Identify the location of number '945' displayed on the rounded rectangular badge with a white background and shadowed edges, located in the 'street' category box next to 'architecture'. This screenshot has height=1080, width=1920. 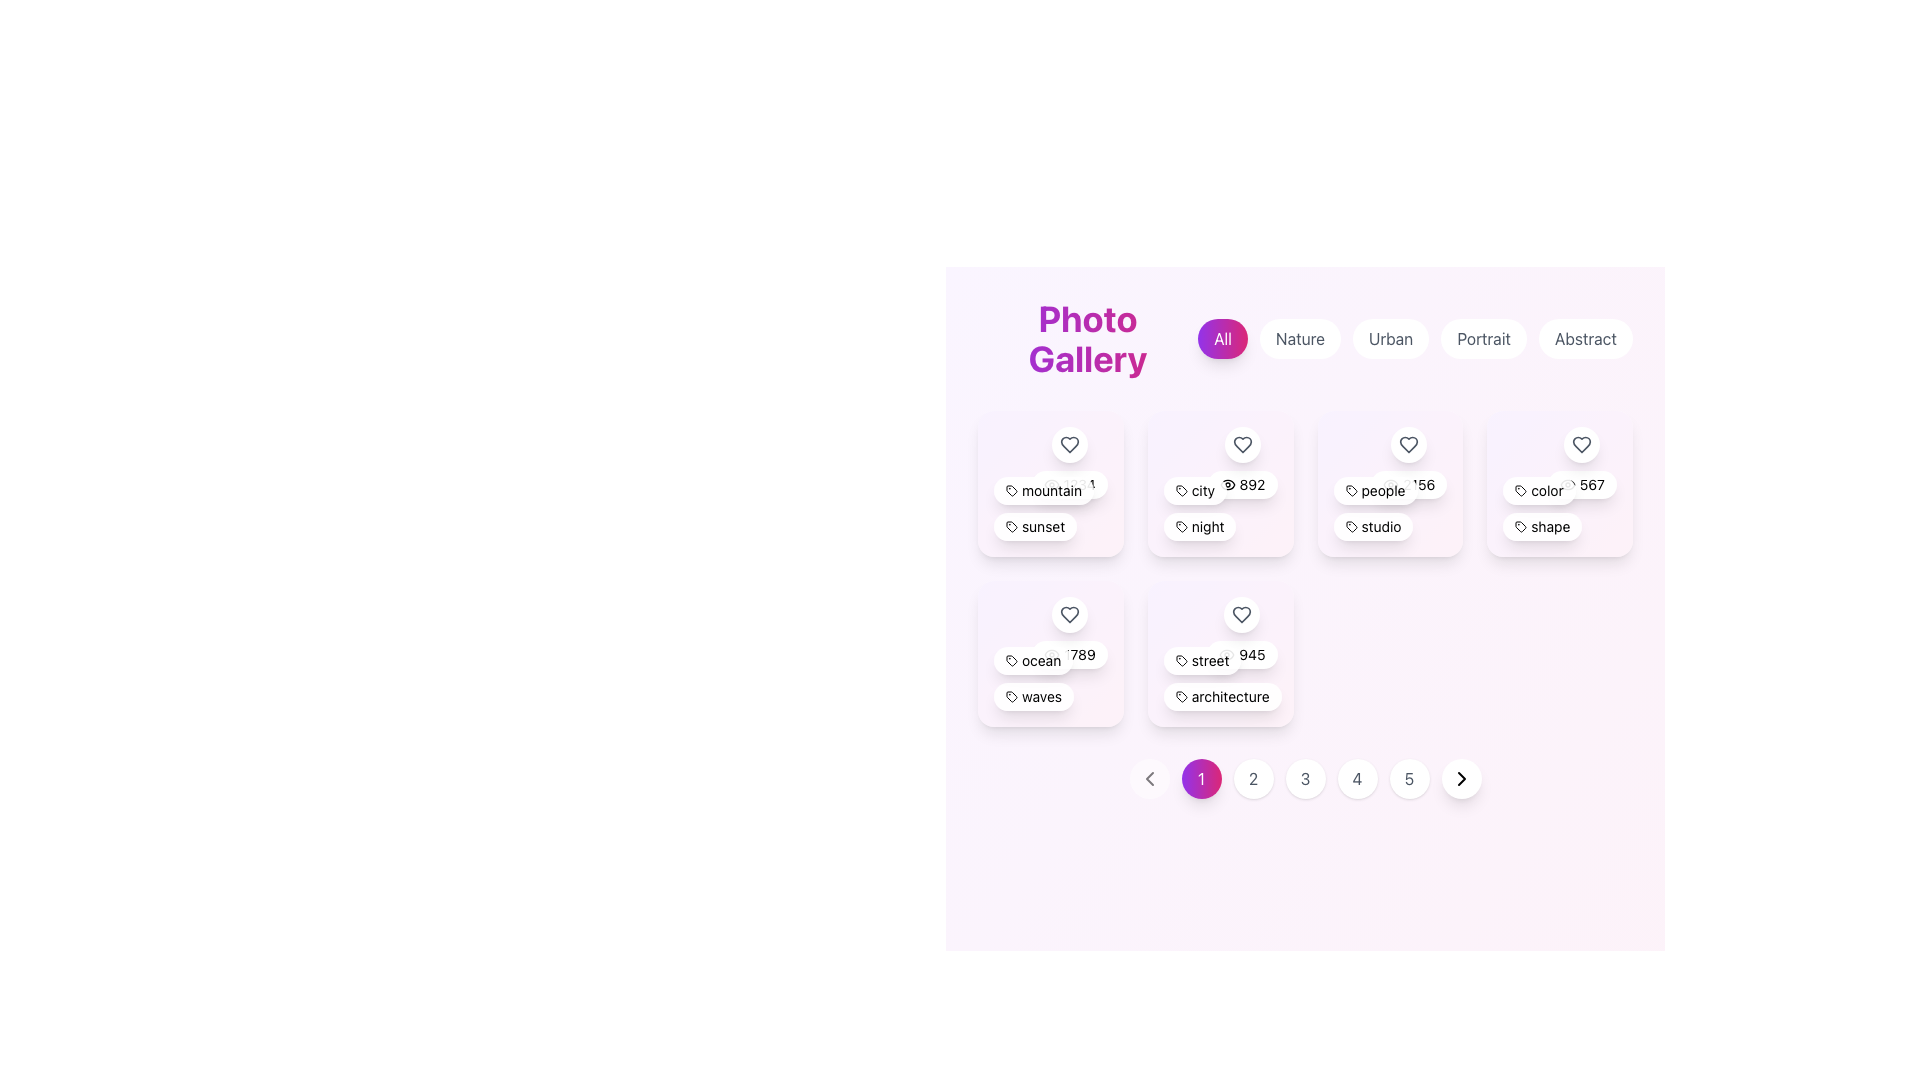
(1241, 654).